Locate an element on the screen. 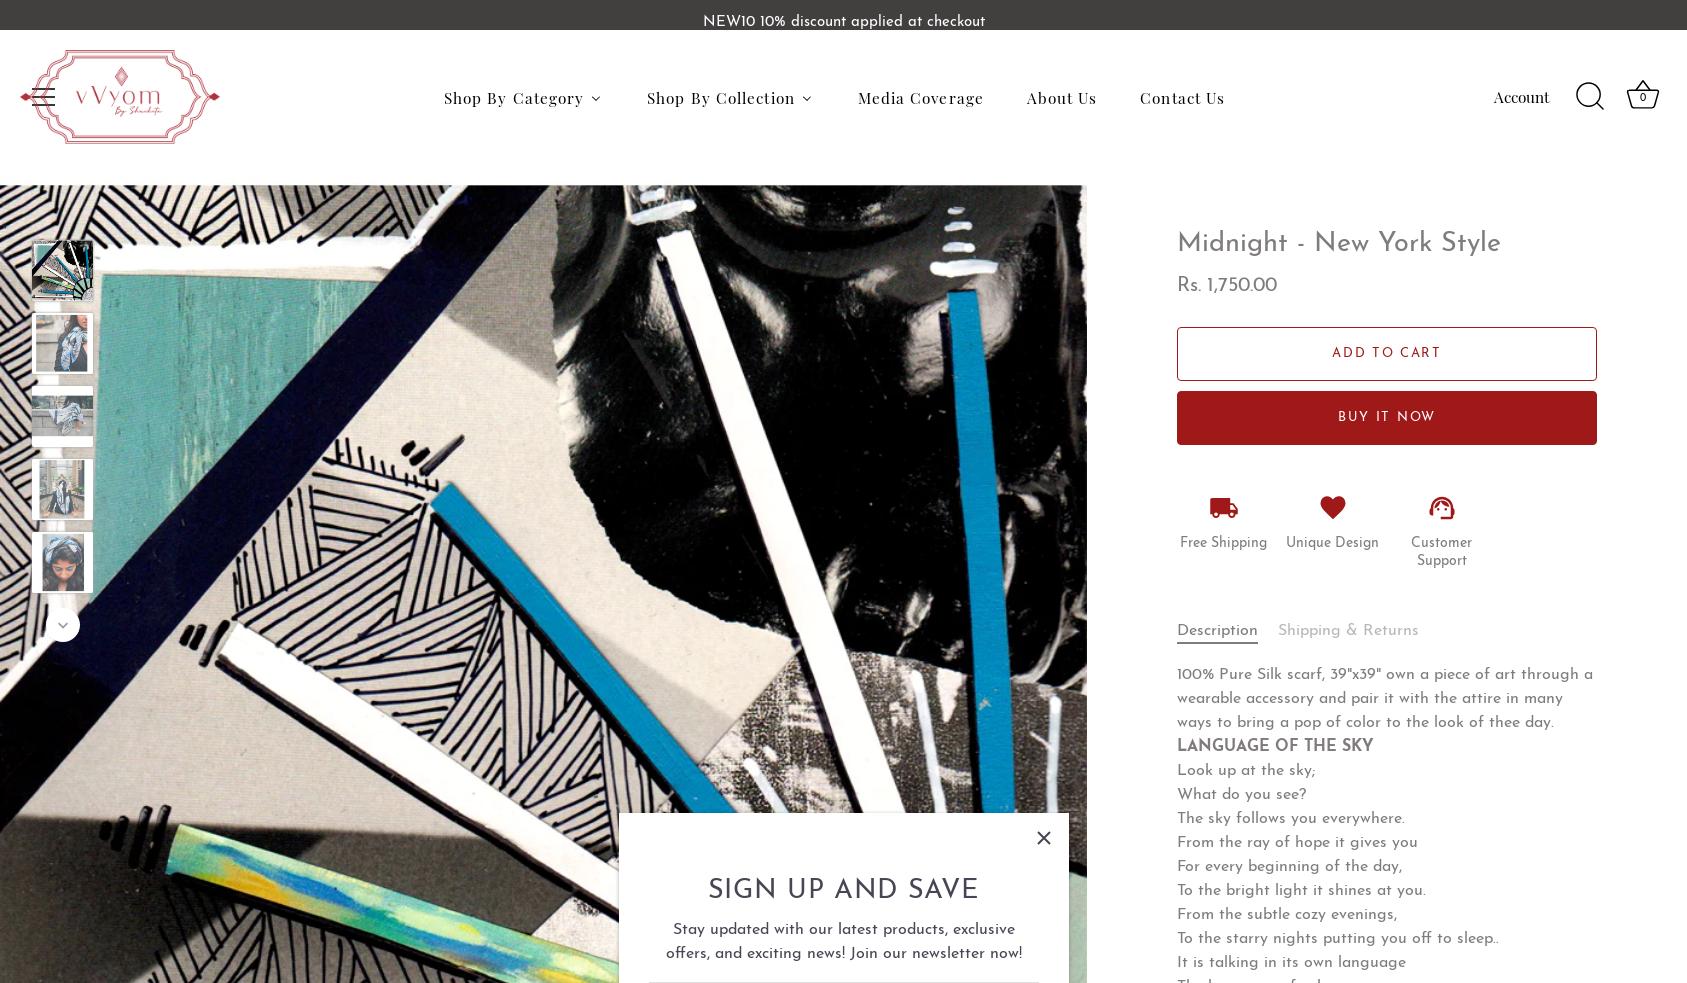 Image resolution: width=1687 pixels, height=983 pixels. 'Look up at the sky;' is located at coordinates (1245, 769).